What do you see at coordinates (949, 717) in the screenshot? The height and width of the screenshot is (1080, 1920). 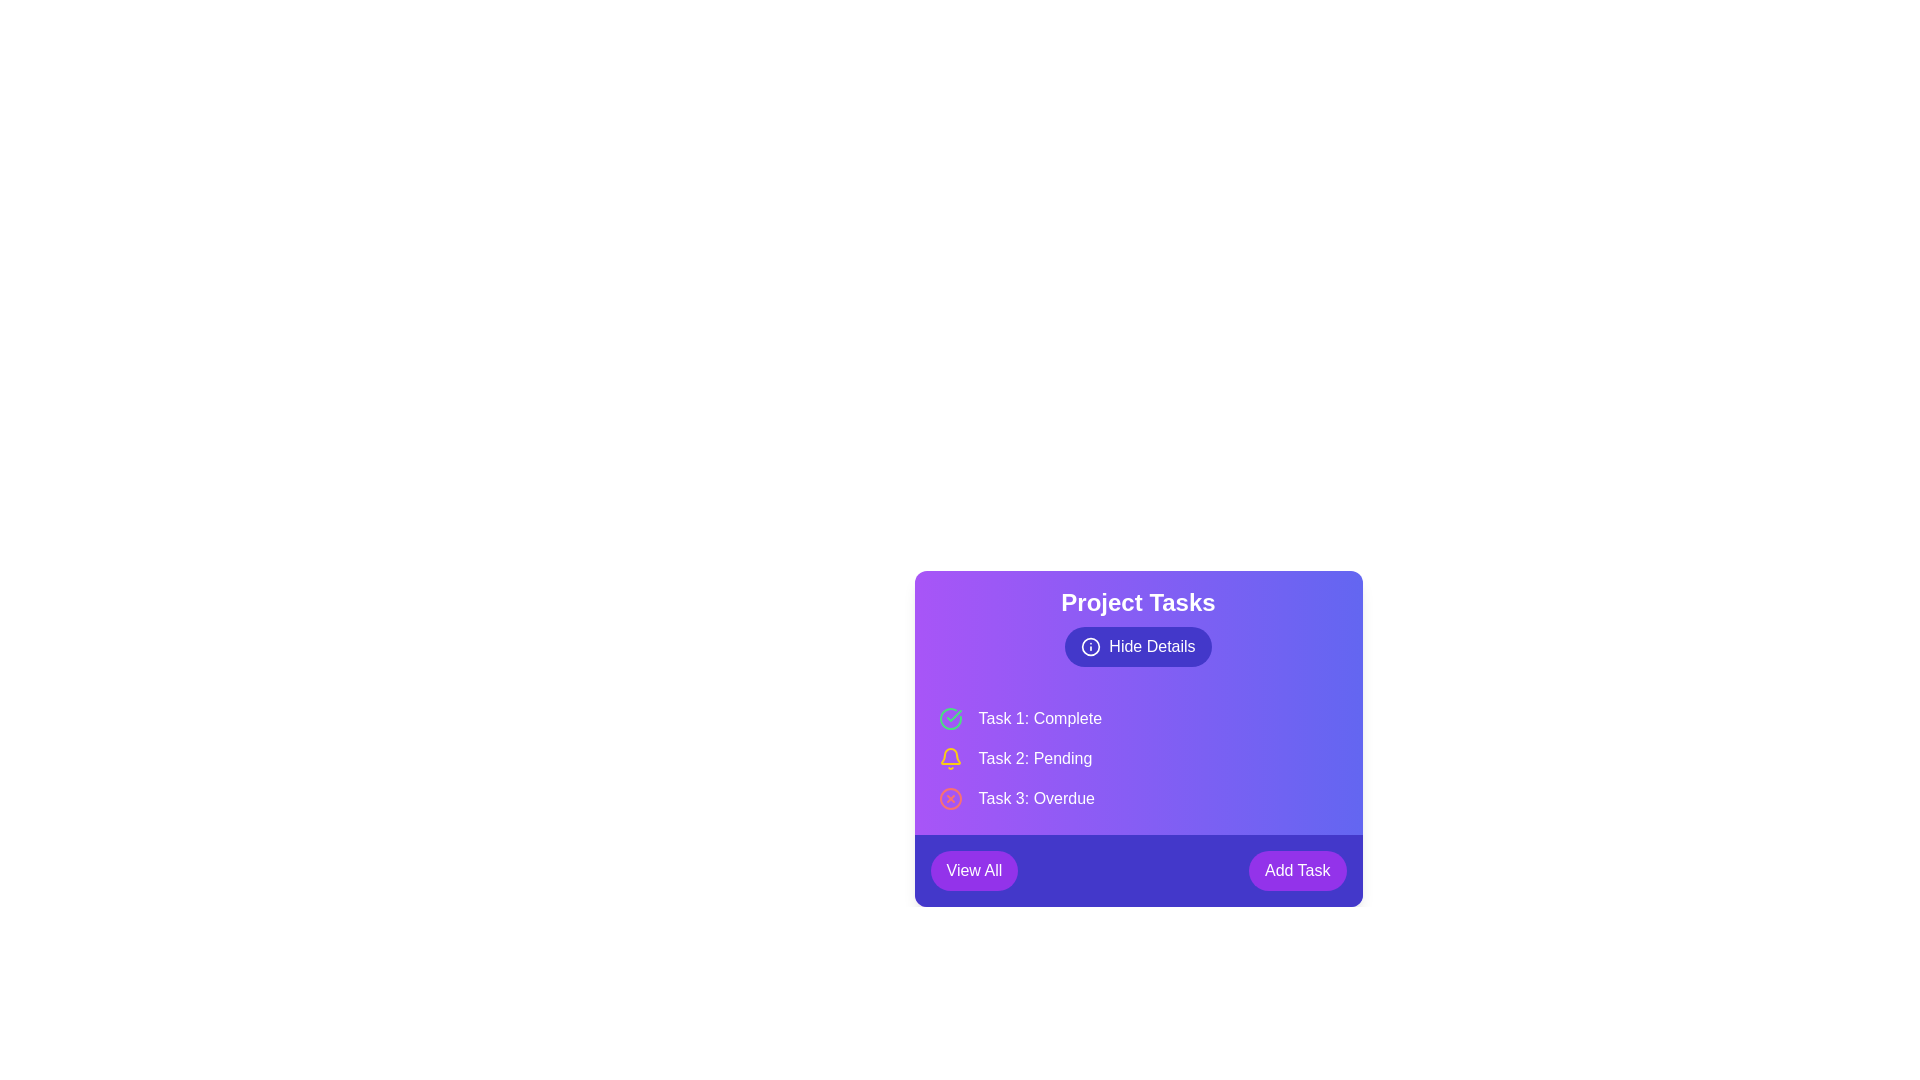 I see `the green circle icon with a checkmark indicating the completion of 'Task 1: Complete', located in the leftmost position of the task list` at bounding box center [949, 717].